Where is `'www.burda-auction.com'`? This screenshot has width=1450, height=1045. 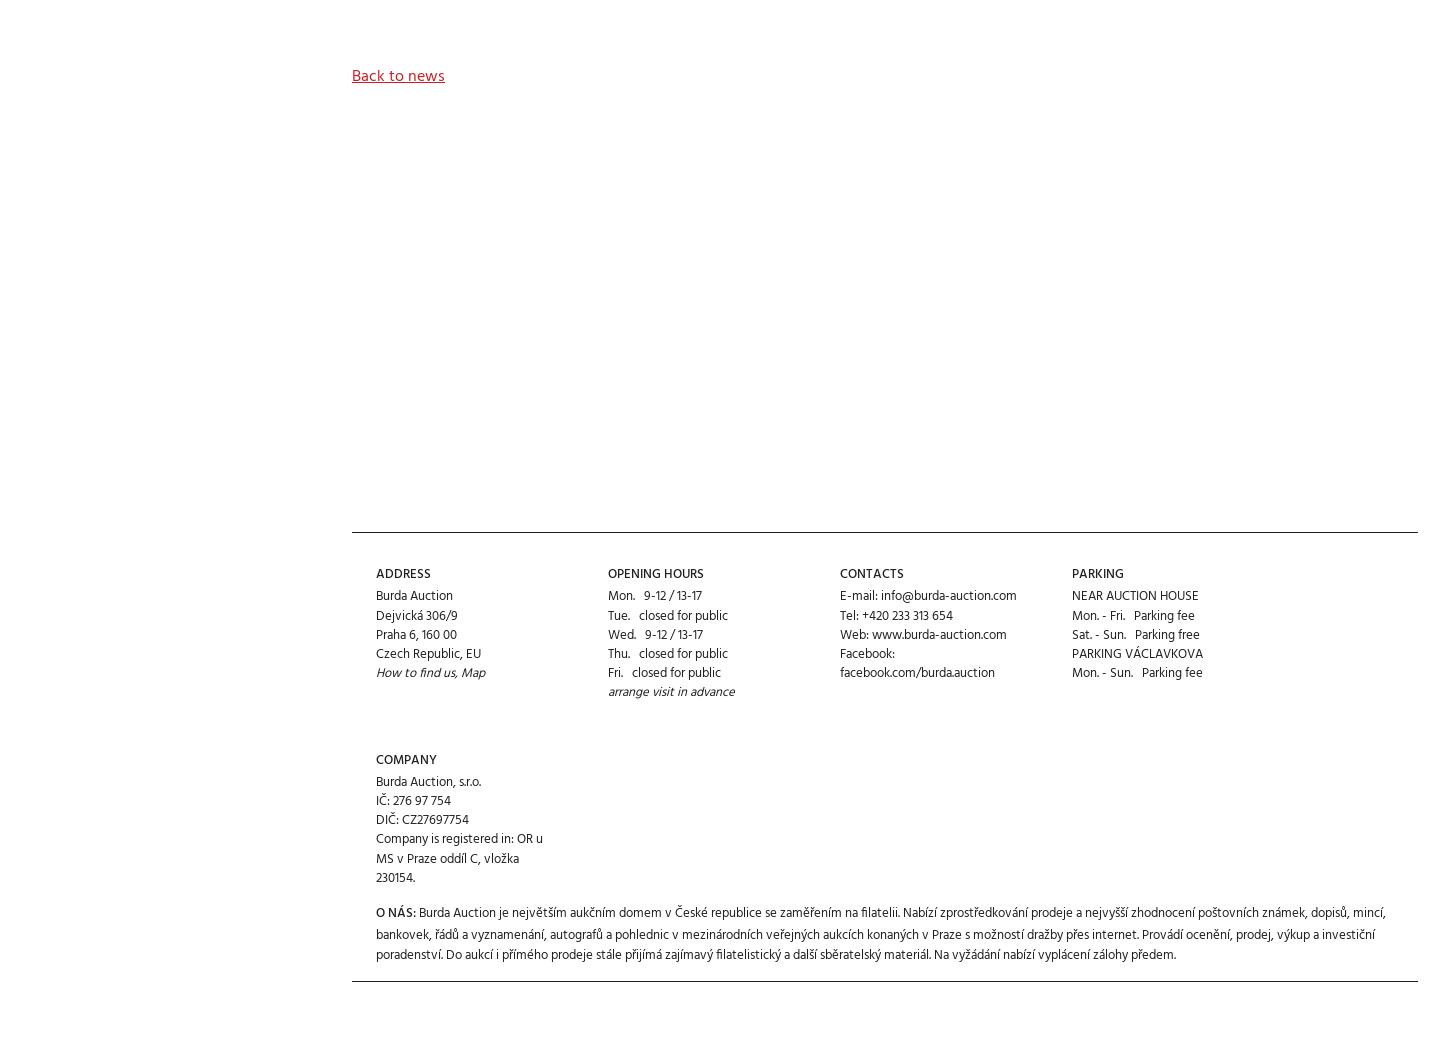 'www.burda-auction.com' is located at coordinates (871, 562).